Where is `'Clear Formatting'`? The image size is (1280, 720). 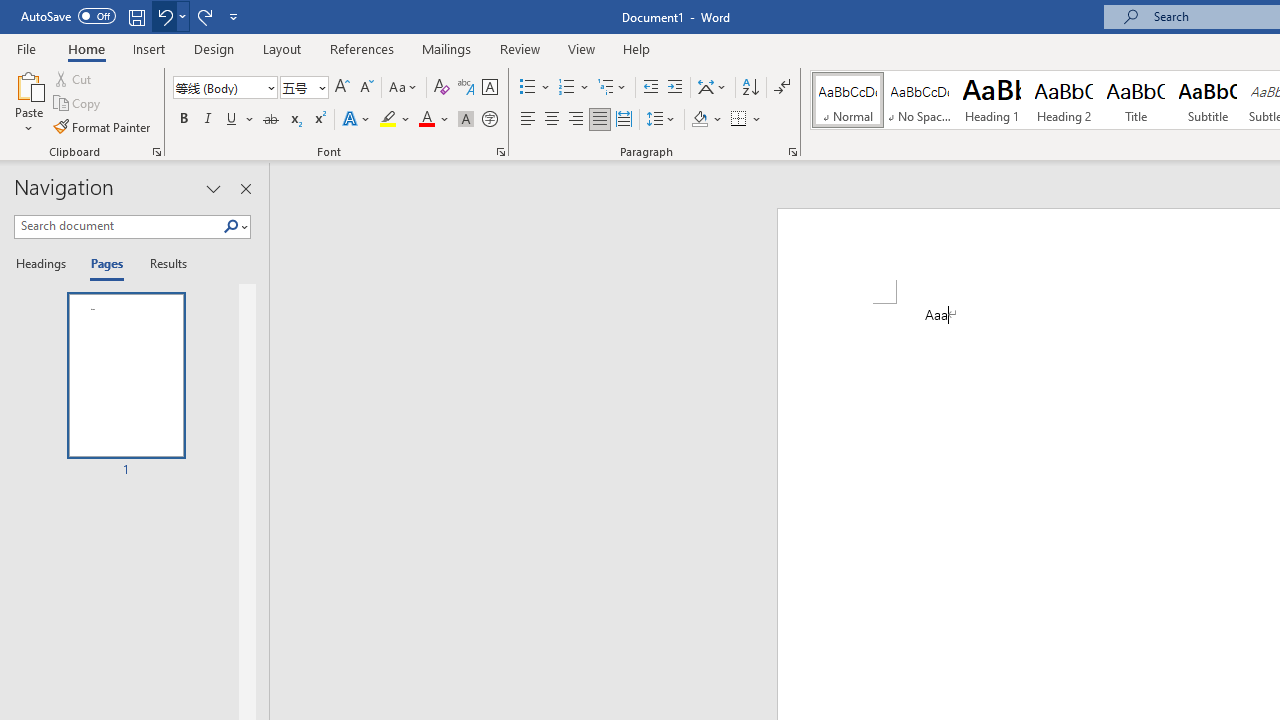
'Clear Formatting' is located at coordinates (441, 86).